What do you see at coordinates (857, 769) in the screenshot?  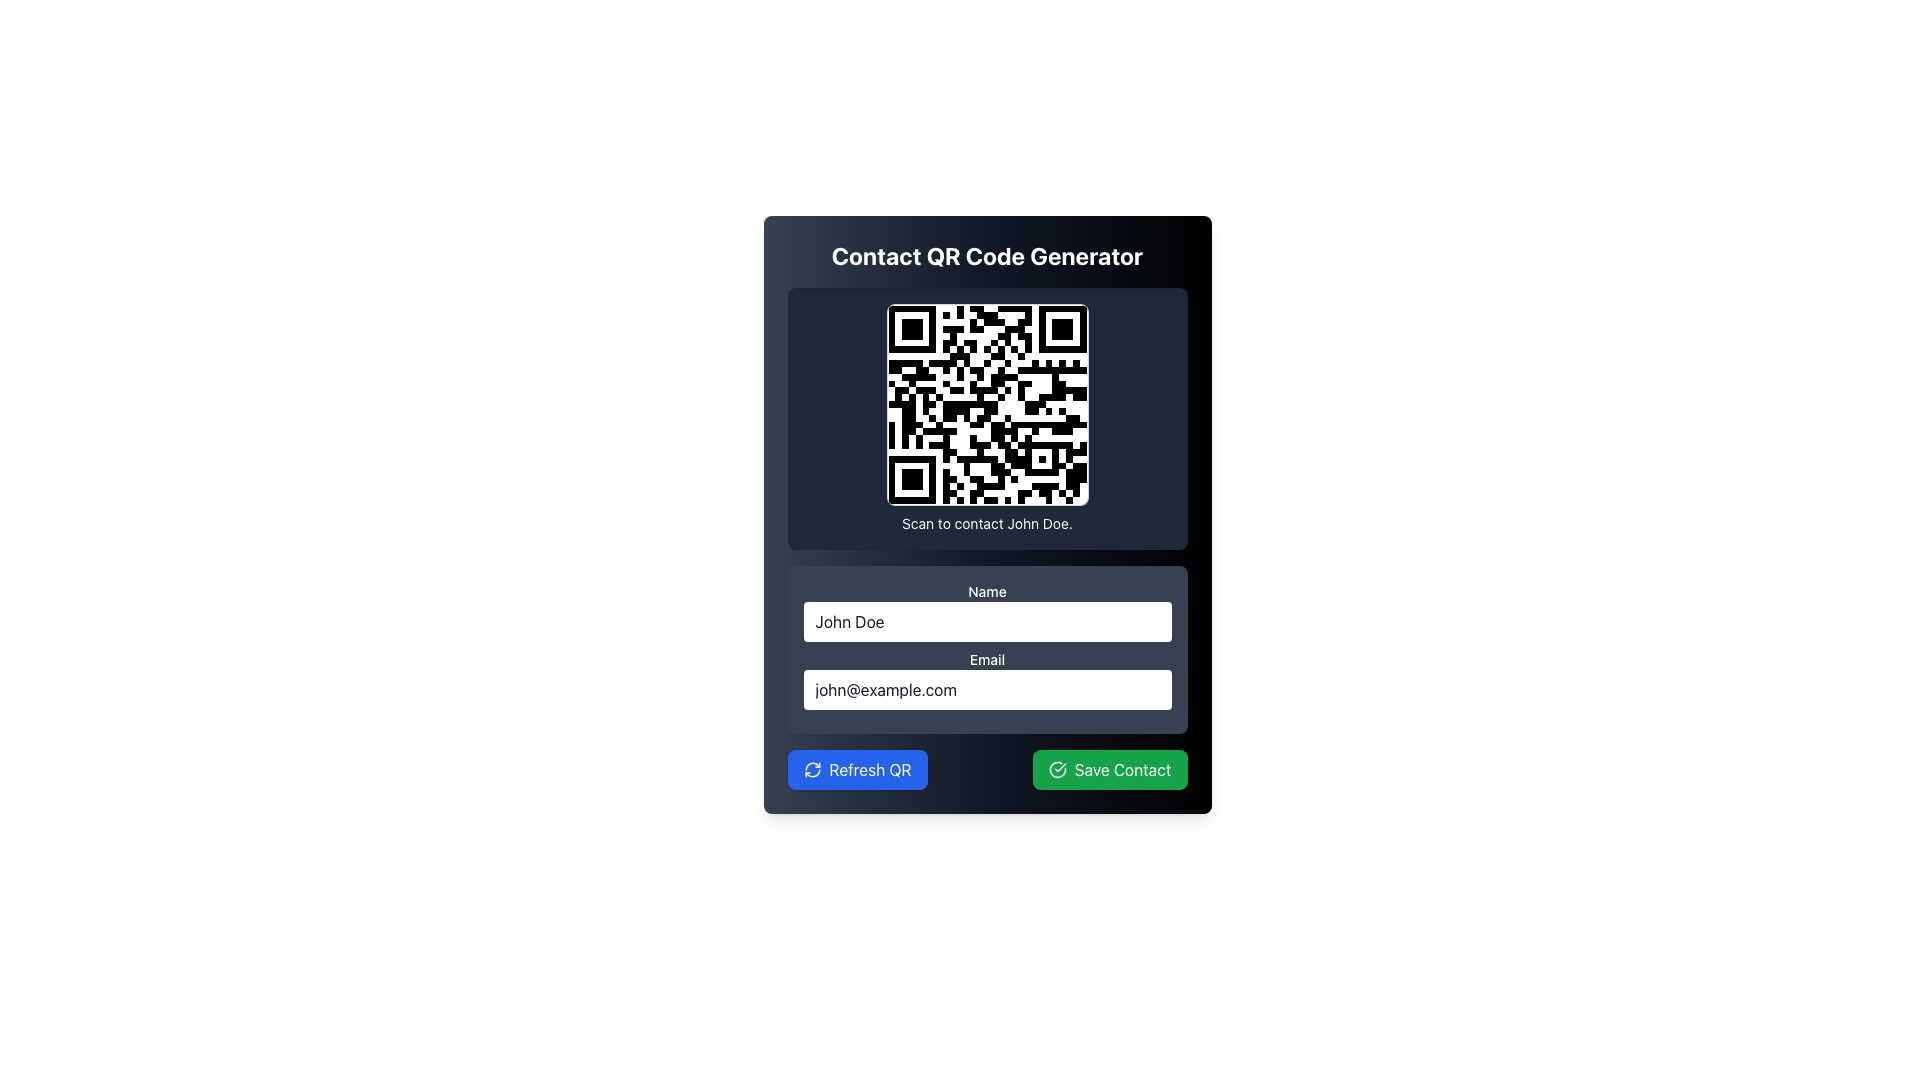 I see `the 'Refresh QR' button, which is a rectangular button with a blue background and white text, located in the bottom left corner of the interface` at bounding box center [857, 769].